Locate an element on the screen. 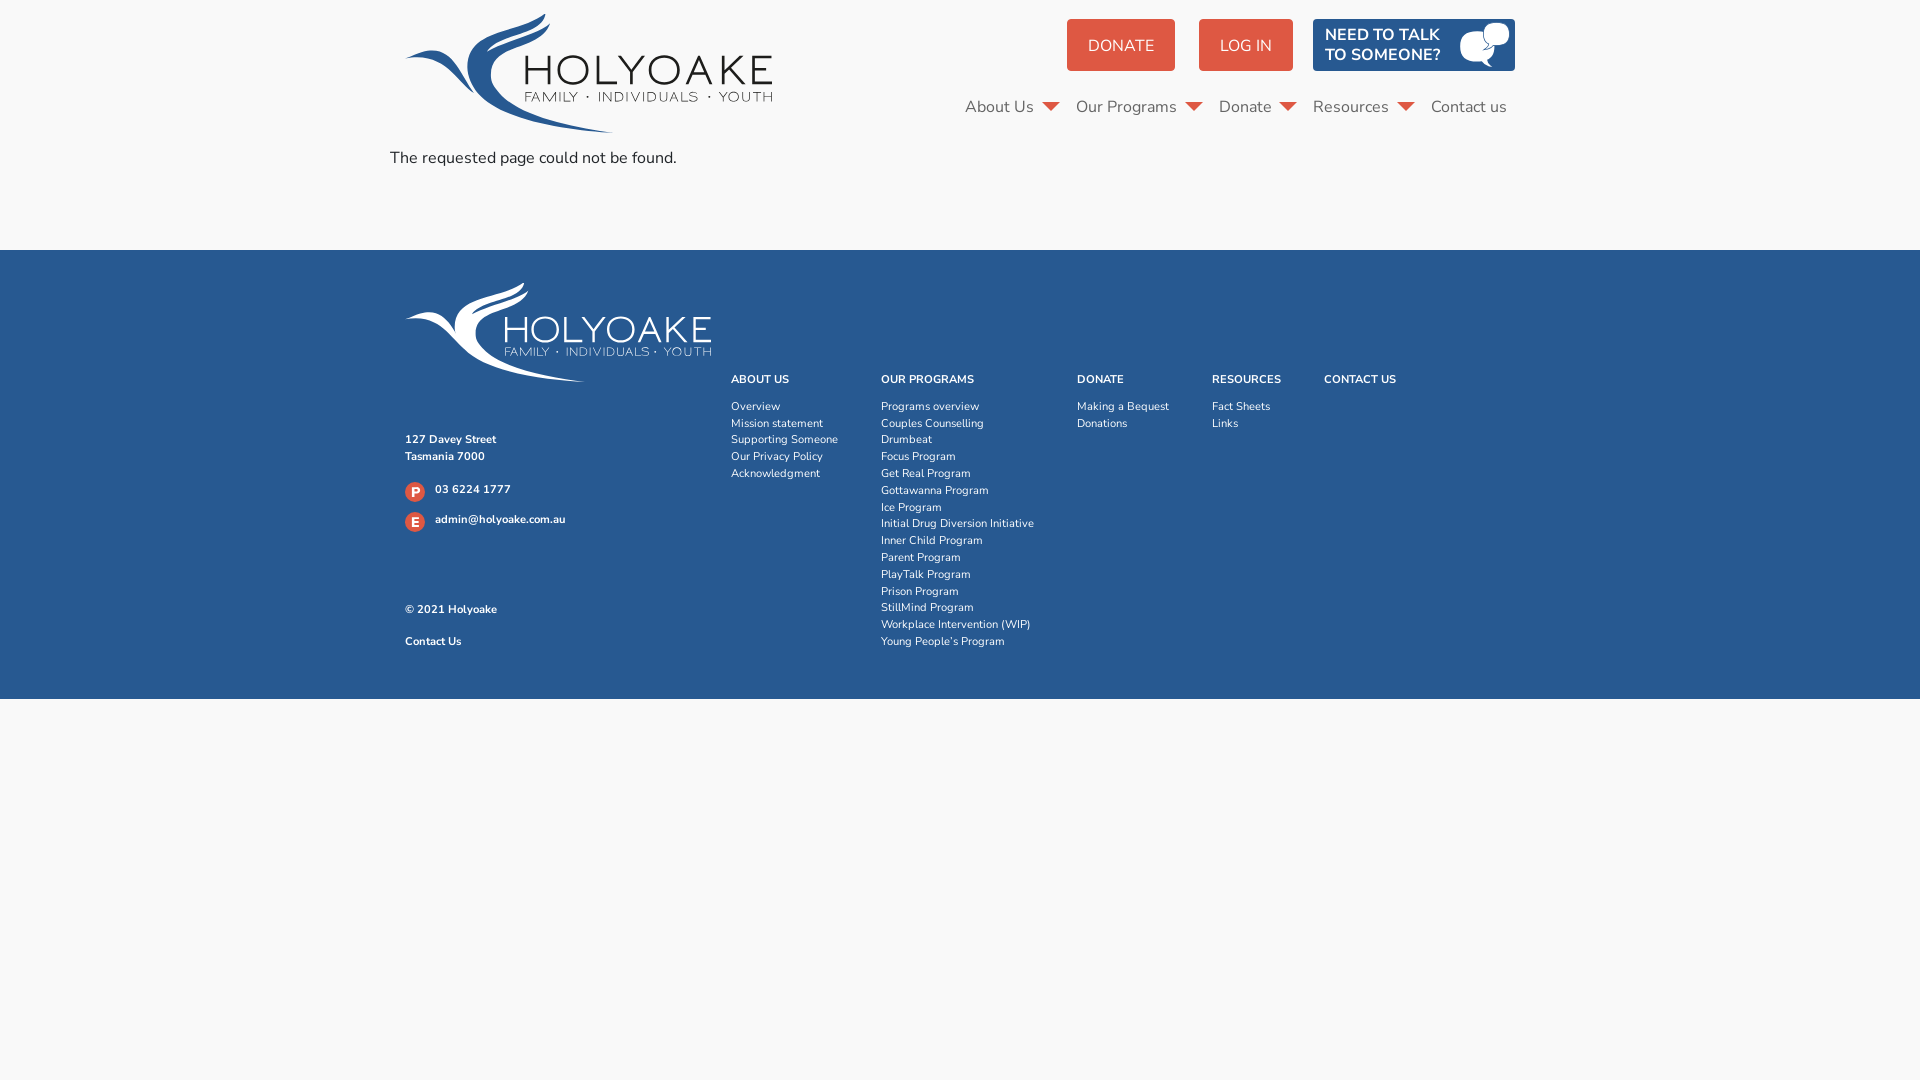 This screenshot has width=1920, height=1080. 'Couples Counselling' is located at coordinates (956, 423).